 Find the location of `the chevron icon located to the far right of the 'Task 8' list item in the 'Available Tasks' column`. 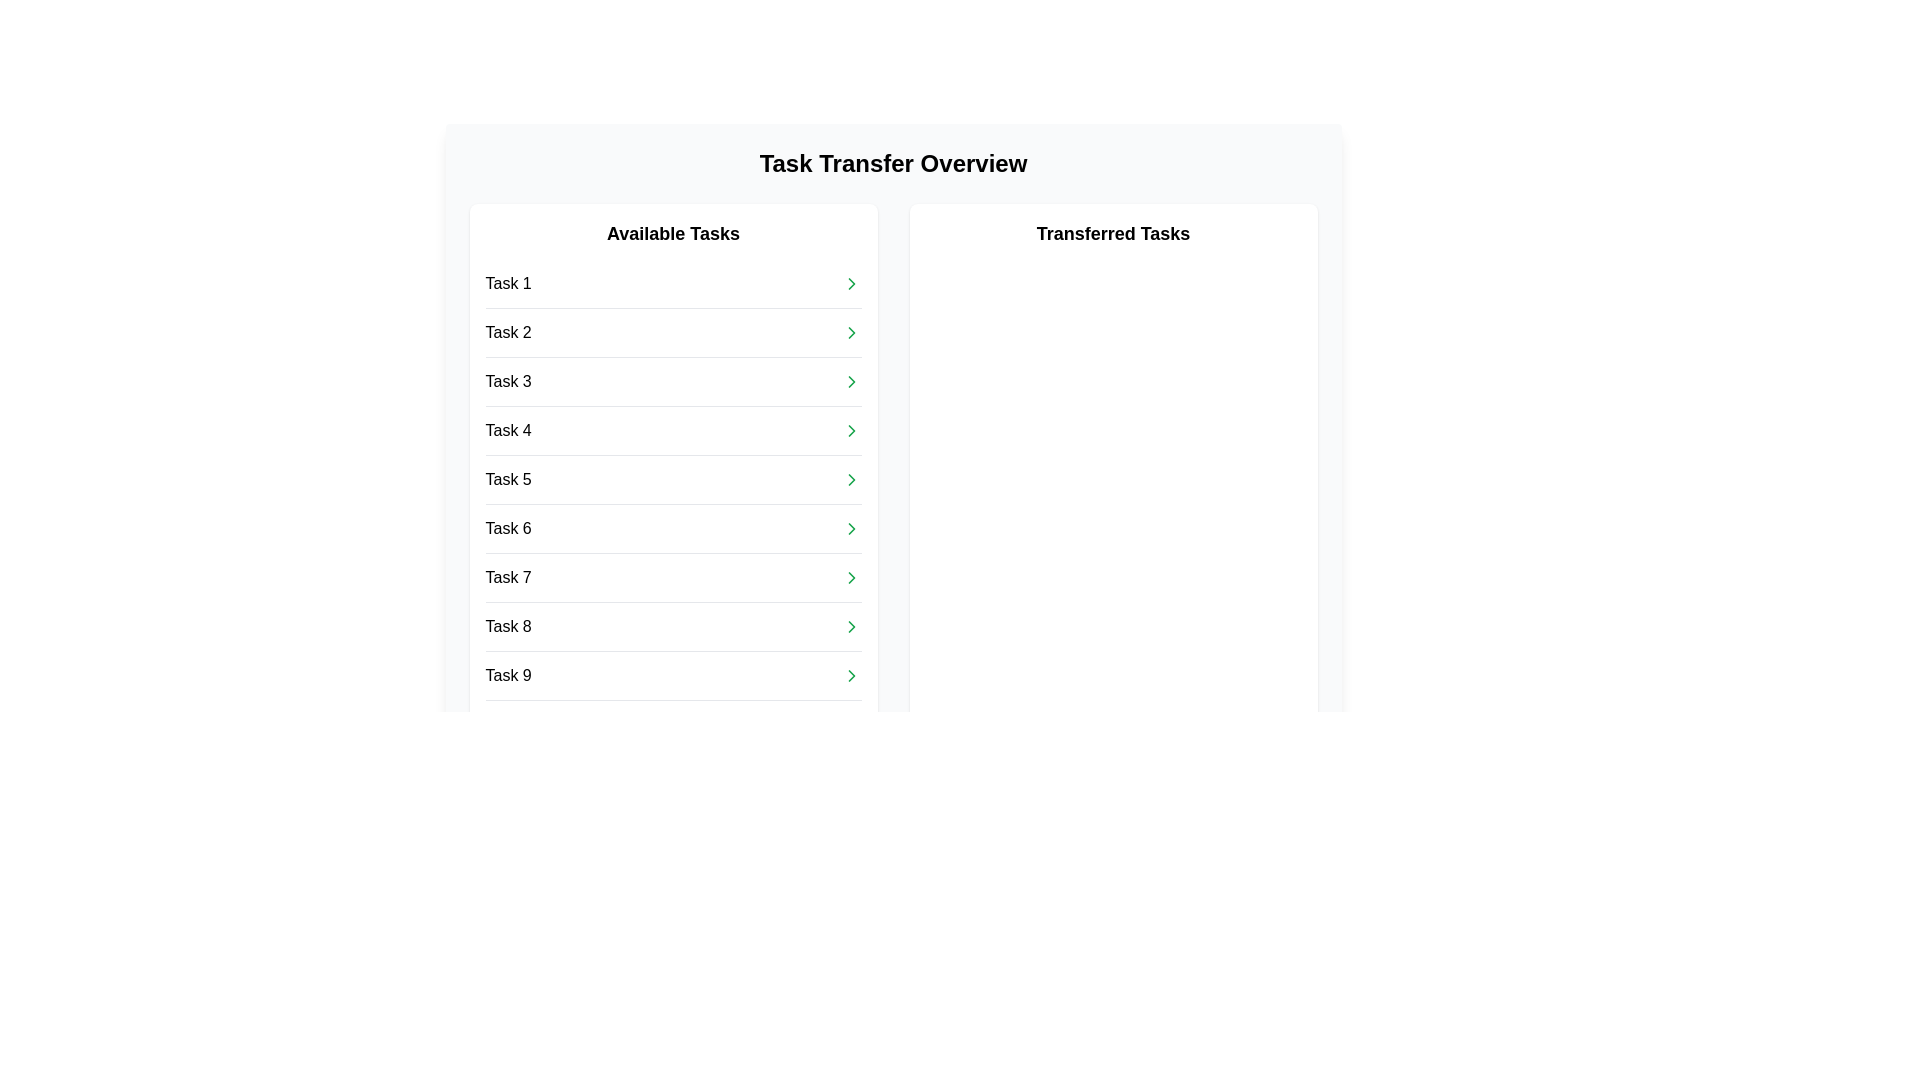

the chevron icon located to the far right of the 'Task 8' list item in the 'Available Tasks' column is located at coordinates (851, 626).